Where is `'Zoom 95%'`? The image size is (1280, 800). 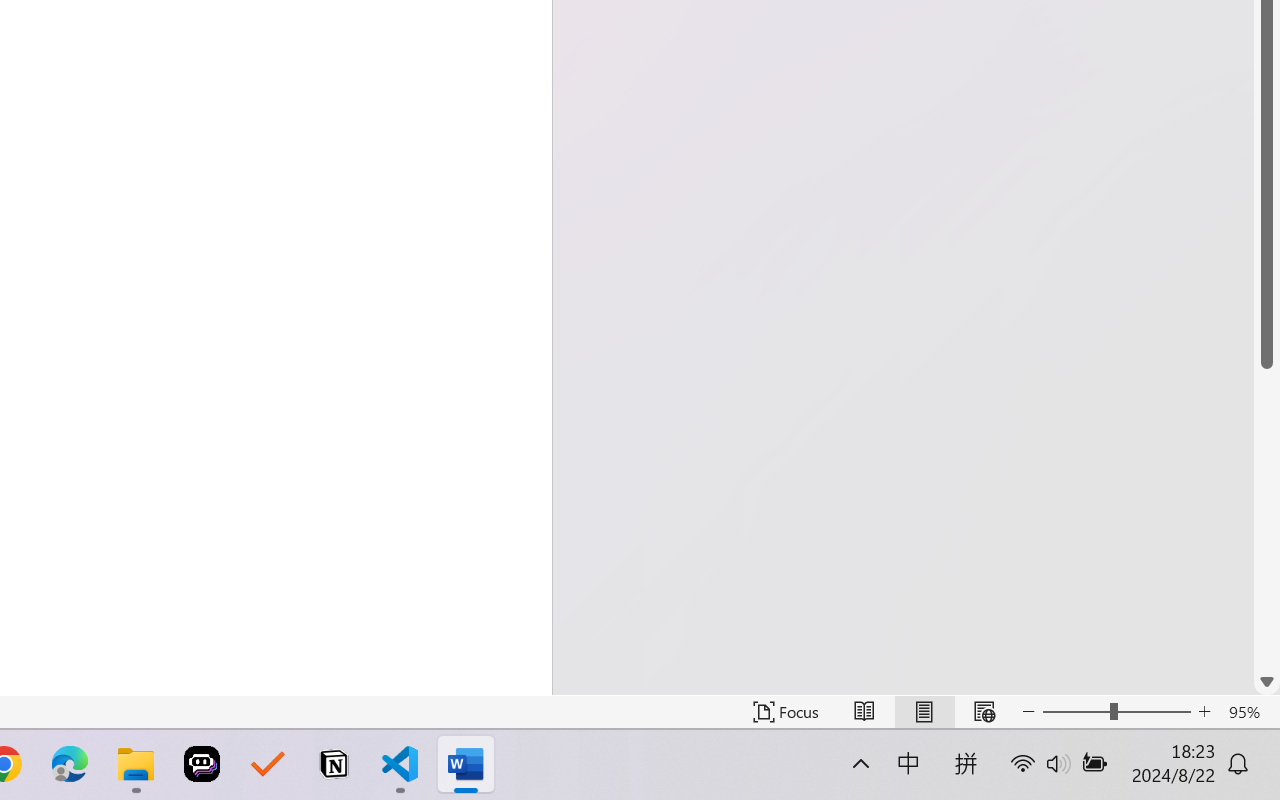 'Zoom 95%' is located at coordinates (1248, 711).